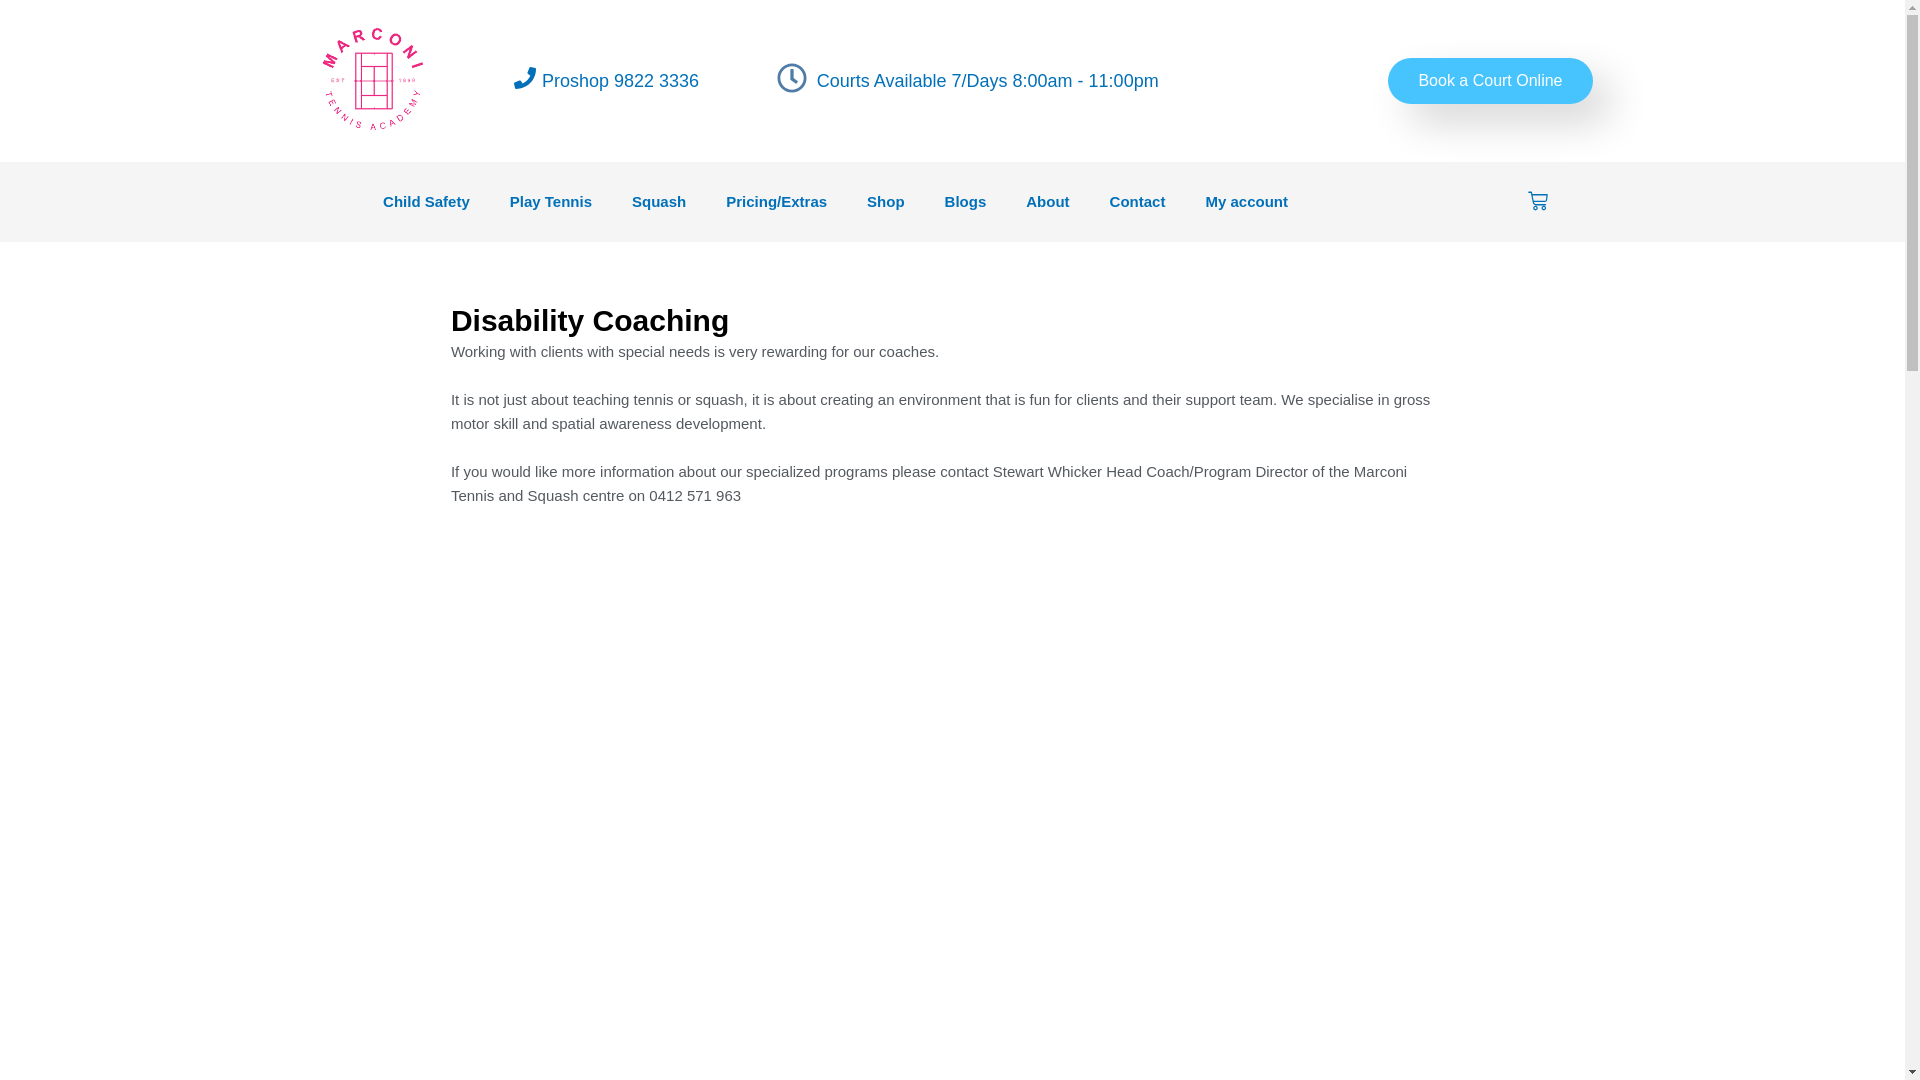 Image resolution: width=1920 pixels, height=1080 pixels. I want to click on 'Book a Court Online', so click(1489, 80).